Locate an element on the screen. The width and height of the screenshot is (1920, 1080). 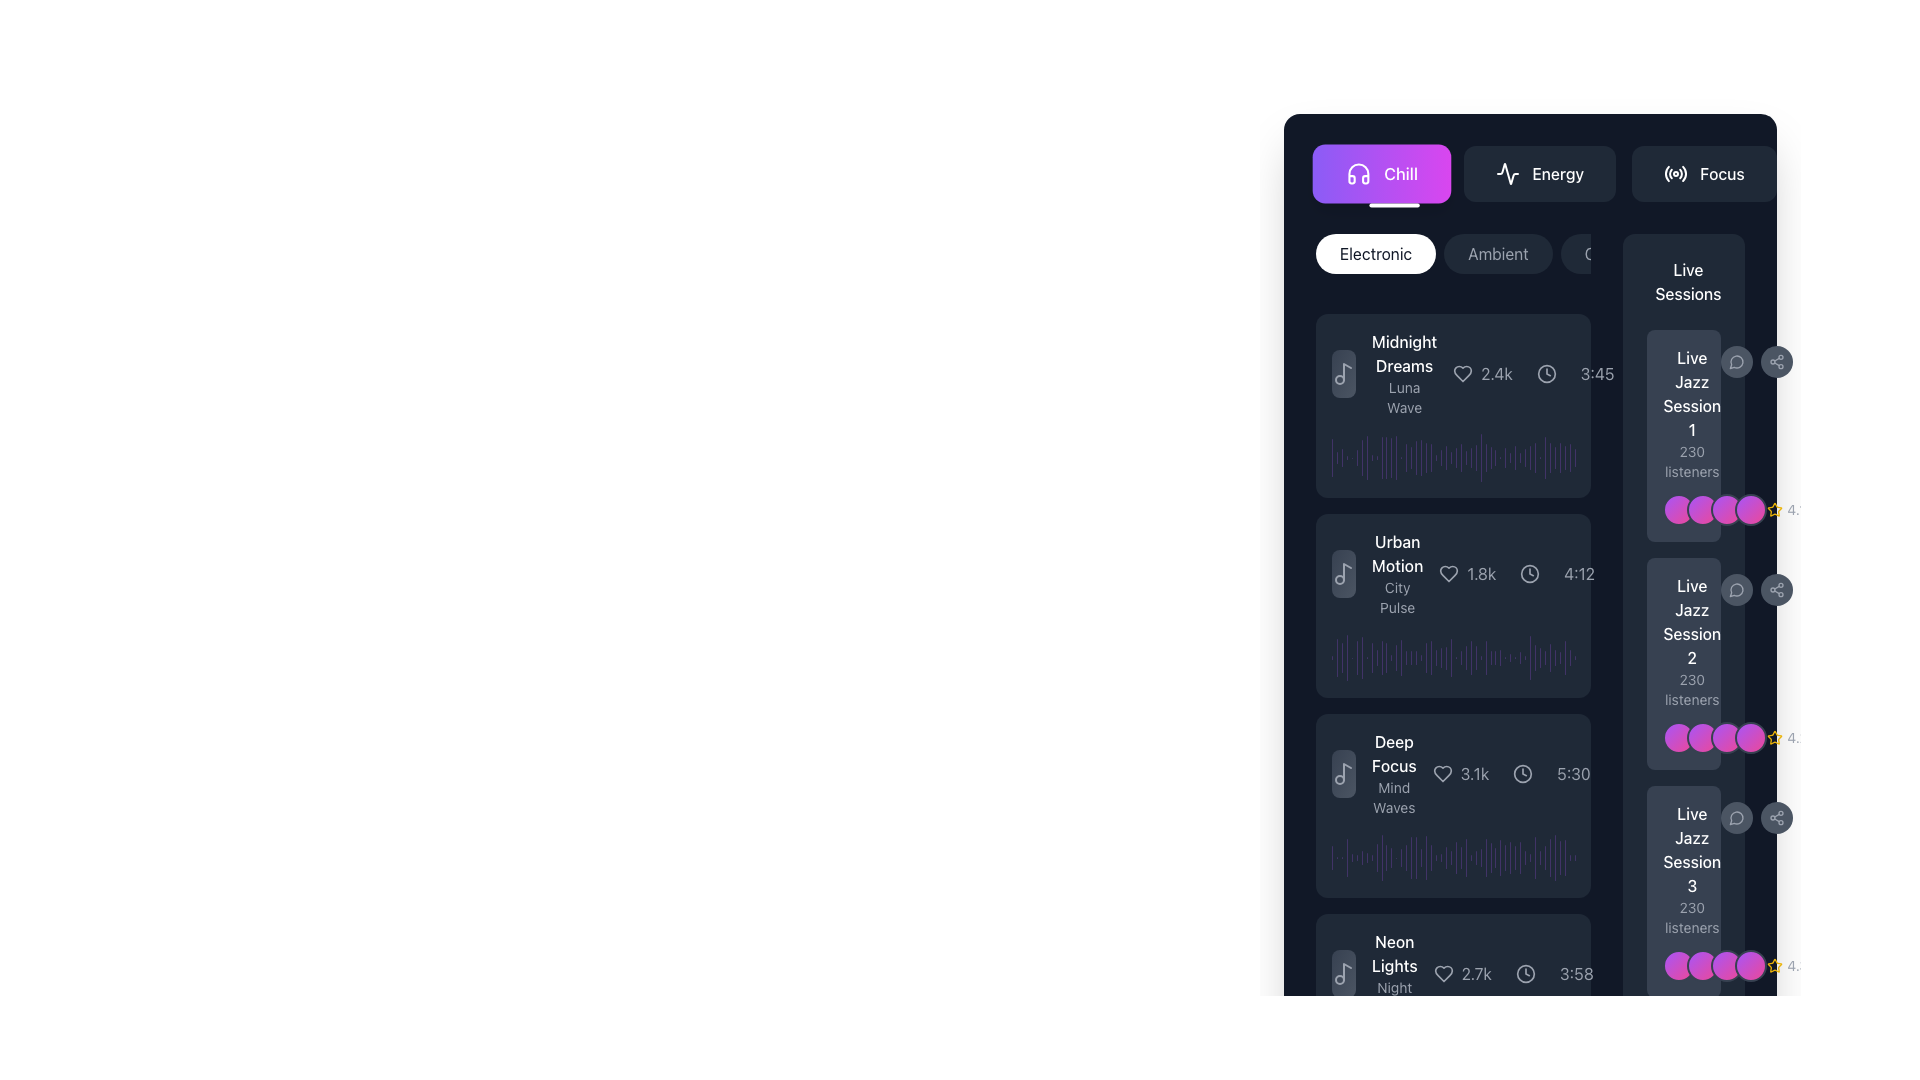
the informational text block describing the session located in the 'Live Sessions' section is located at coordinates (1683, 412).